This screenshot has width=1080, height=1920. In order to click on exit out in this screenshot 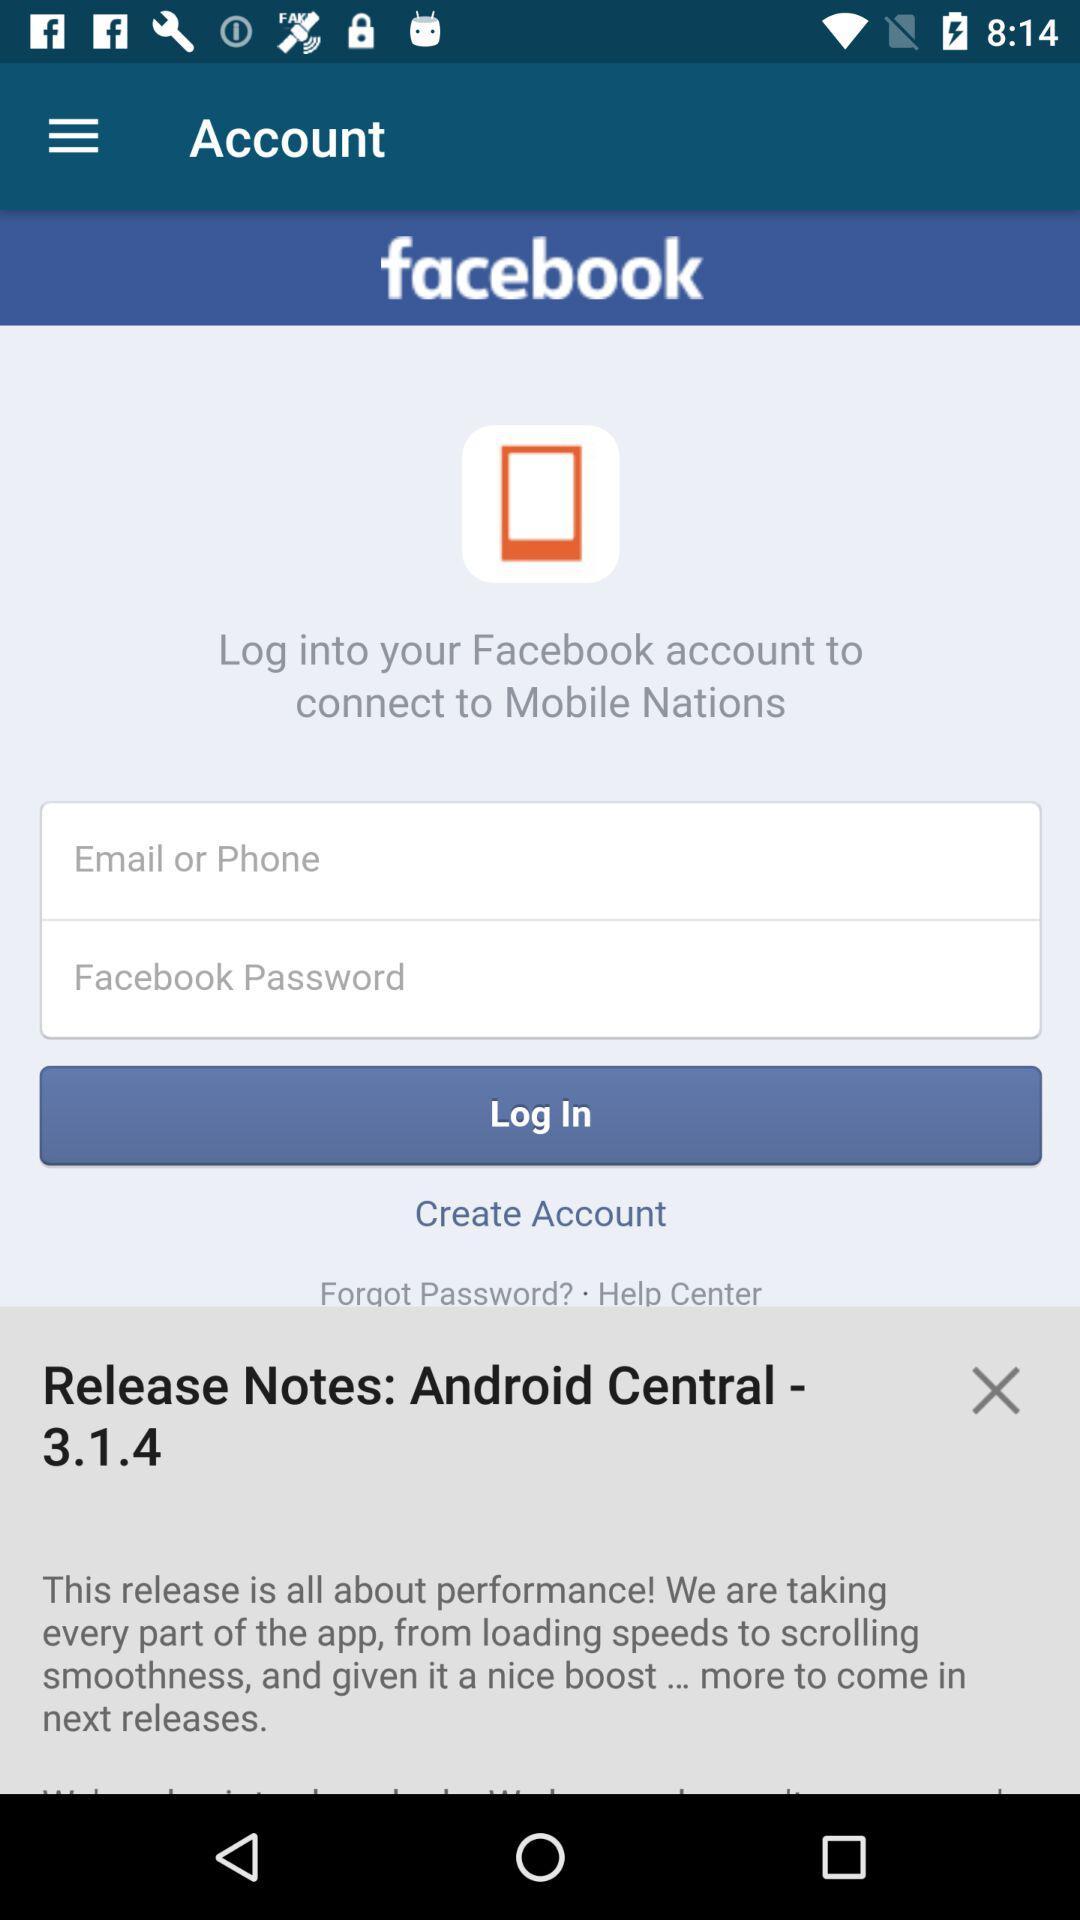, I will do `click(995, 1389)`.